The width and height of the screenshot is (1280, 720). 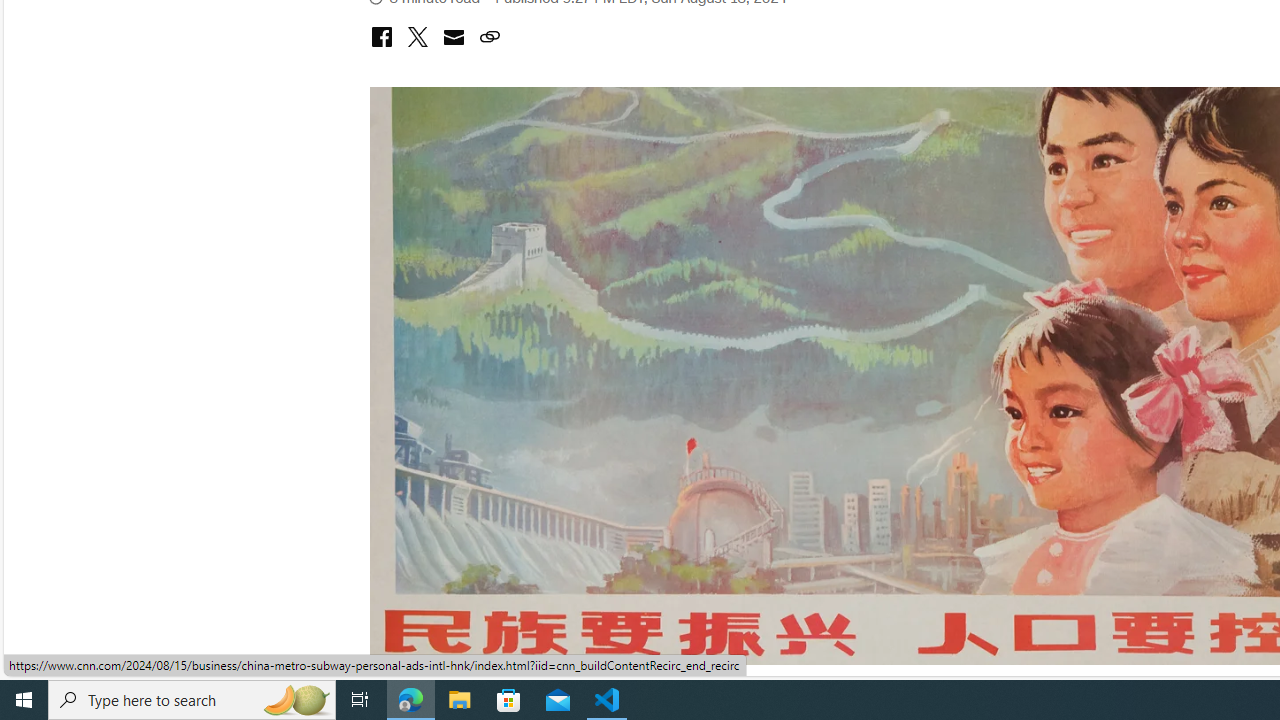 I want to click on 'share with facebook', so click(x=381, y=38).